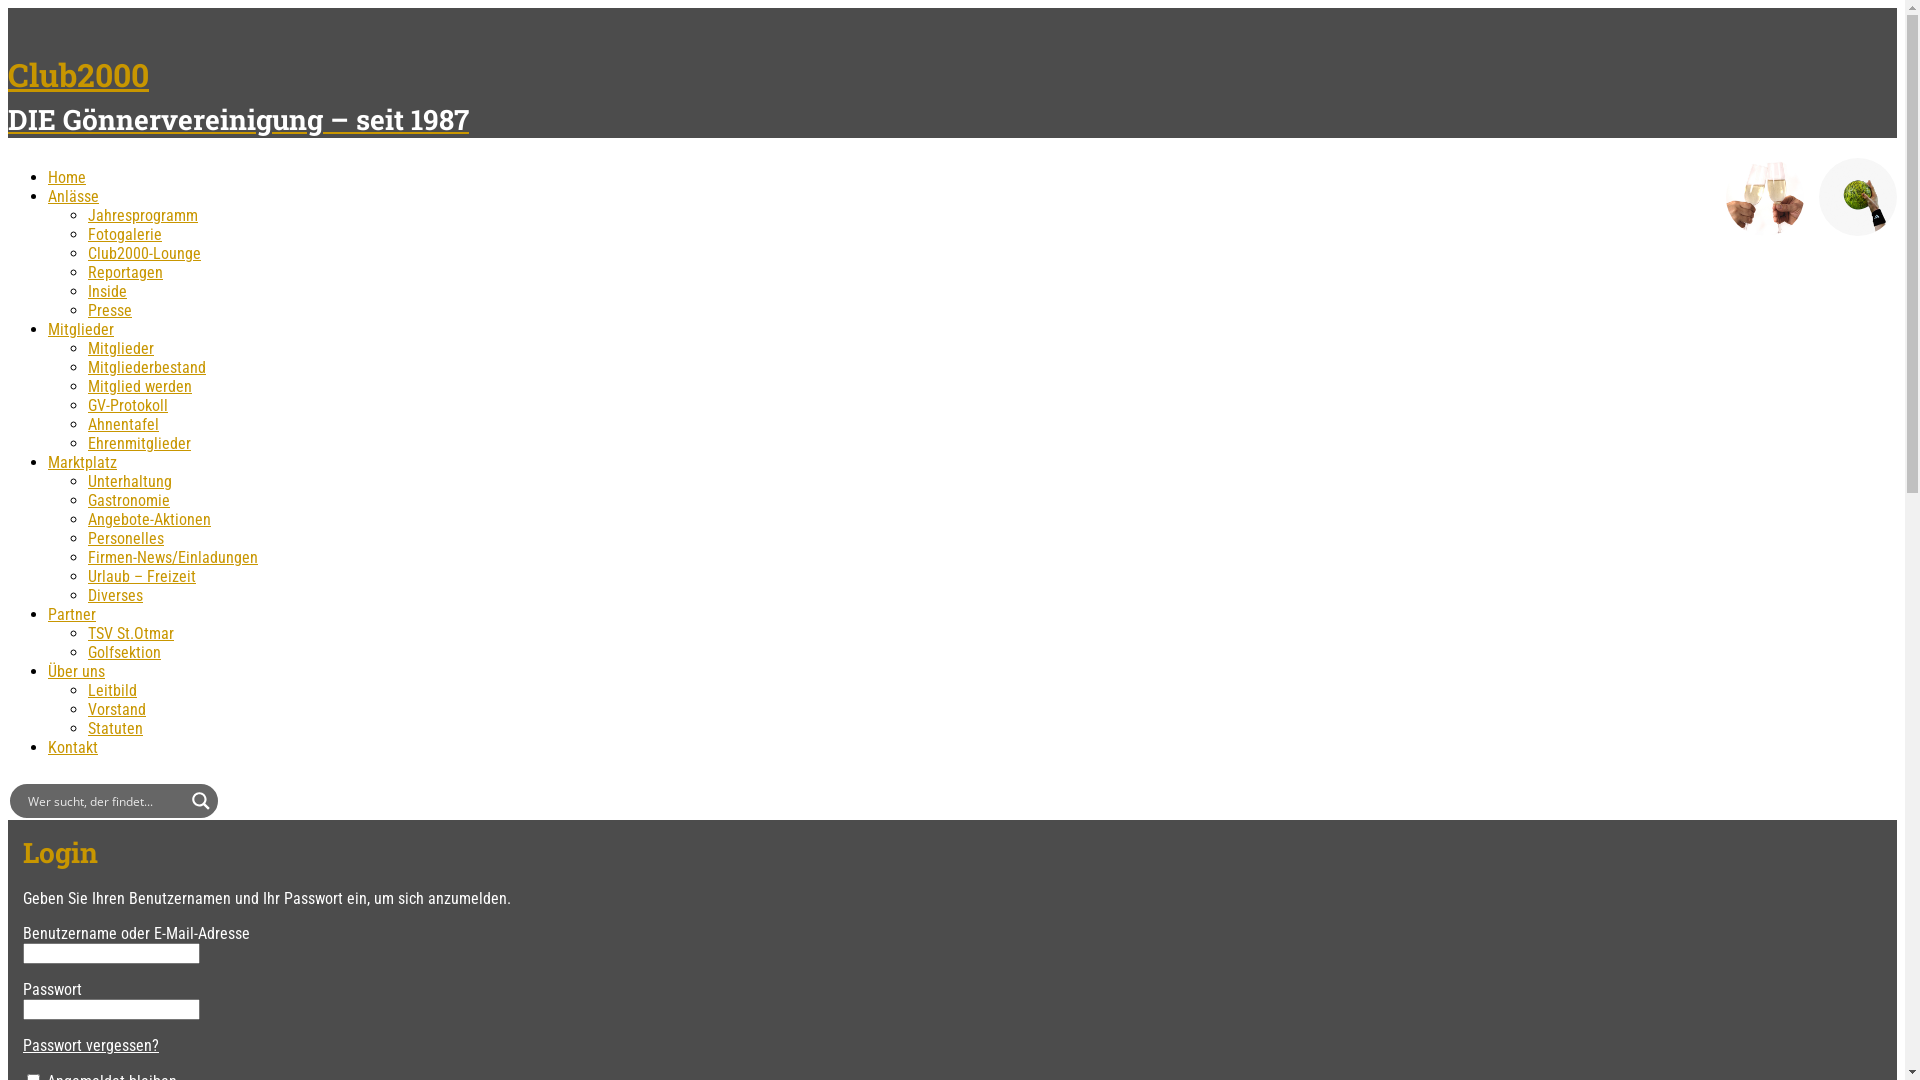  I want to click on 'Mitgliederbestand', so click(86, 367).